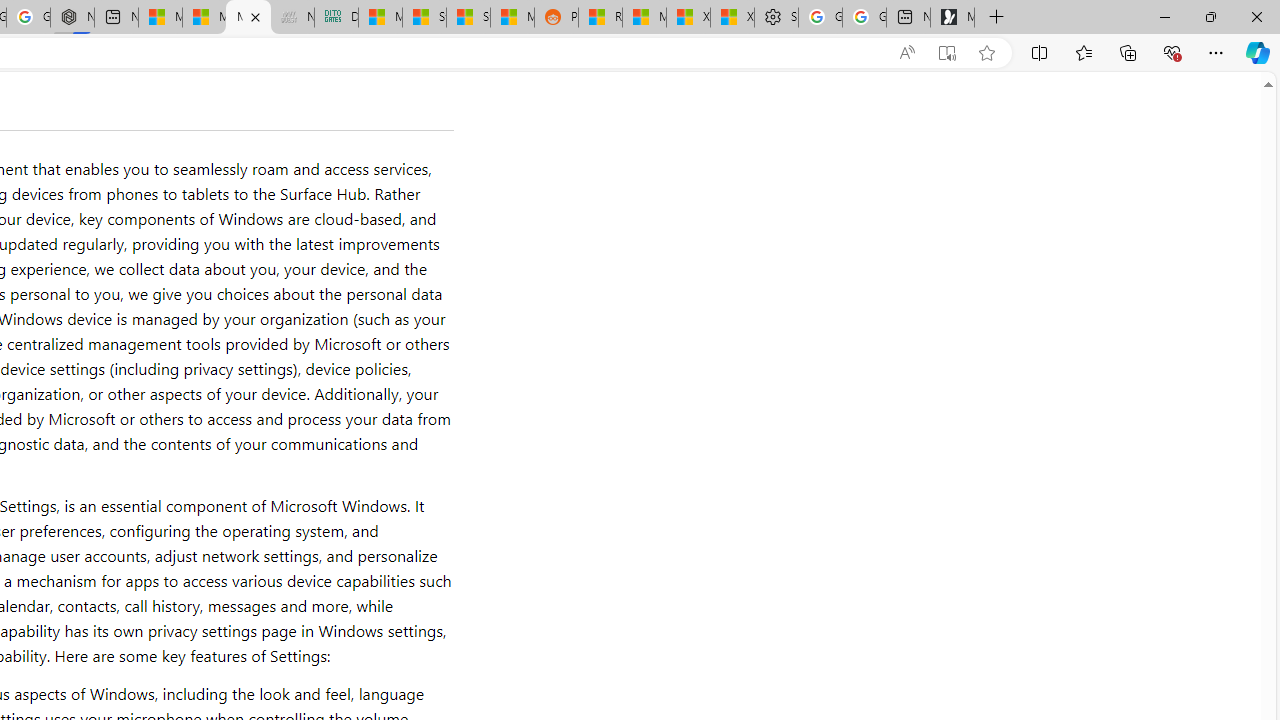  I want to click on 'R******* | Trusted Community Engagement and Contributions', so click(599, 17).